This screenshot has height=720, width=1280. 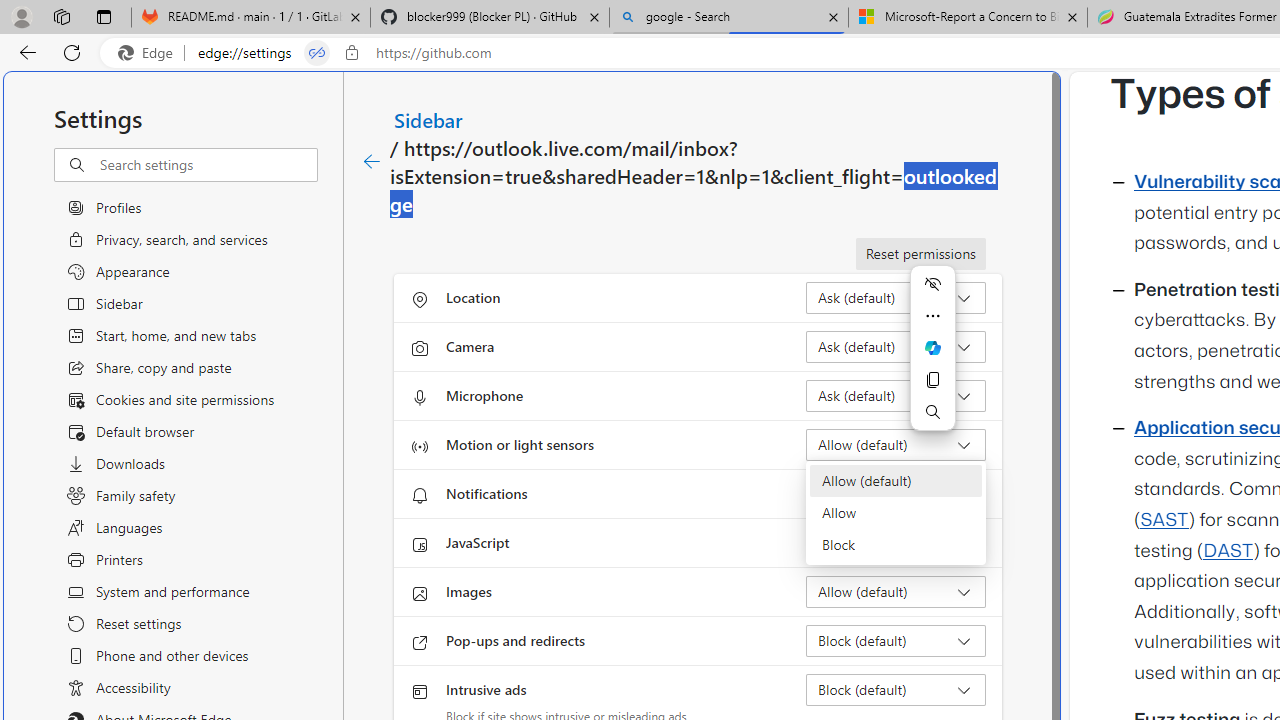 What do you see at coordinates (895, 590) in the screenshot?
I see `'Images Allow (default)'` at bounding box center [895, 590].